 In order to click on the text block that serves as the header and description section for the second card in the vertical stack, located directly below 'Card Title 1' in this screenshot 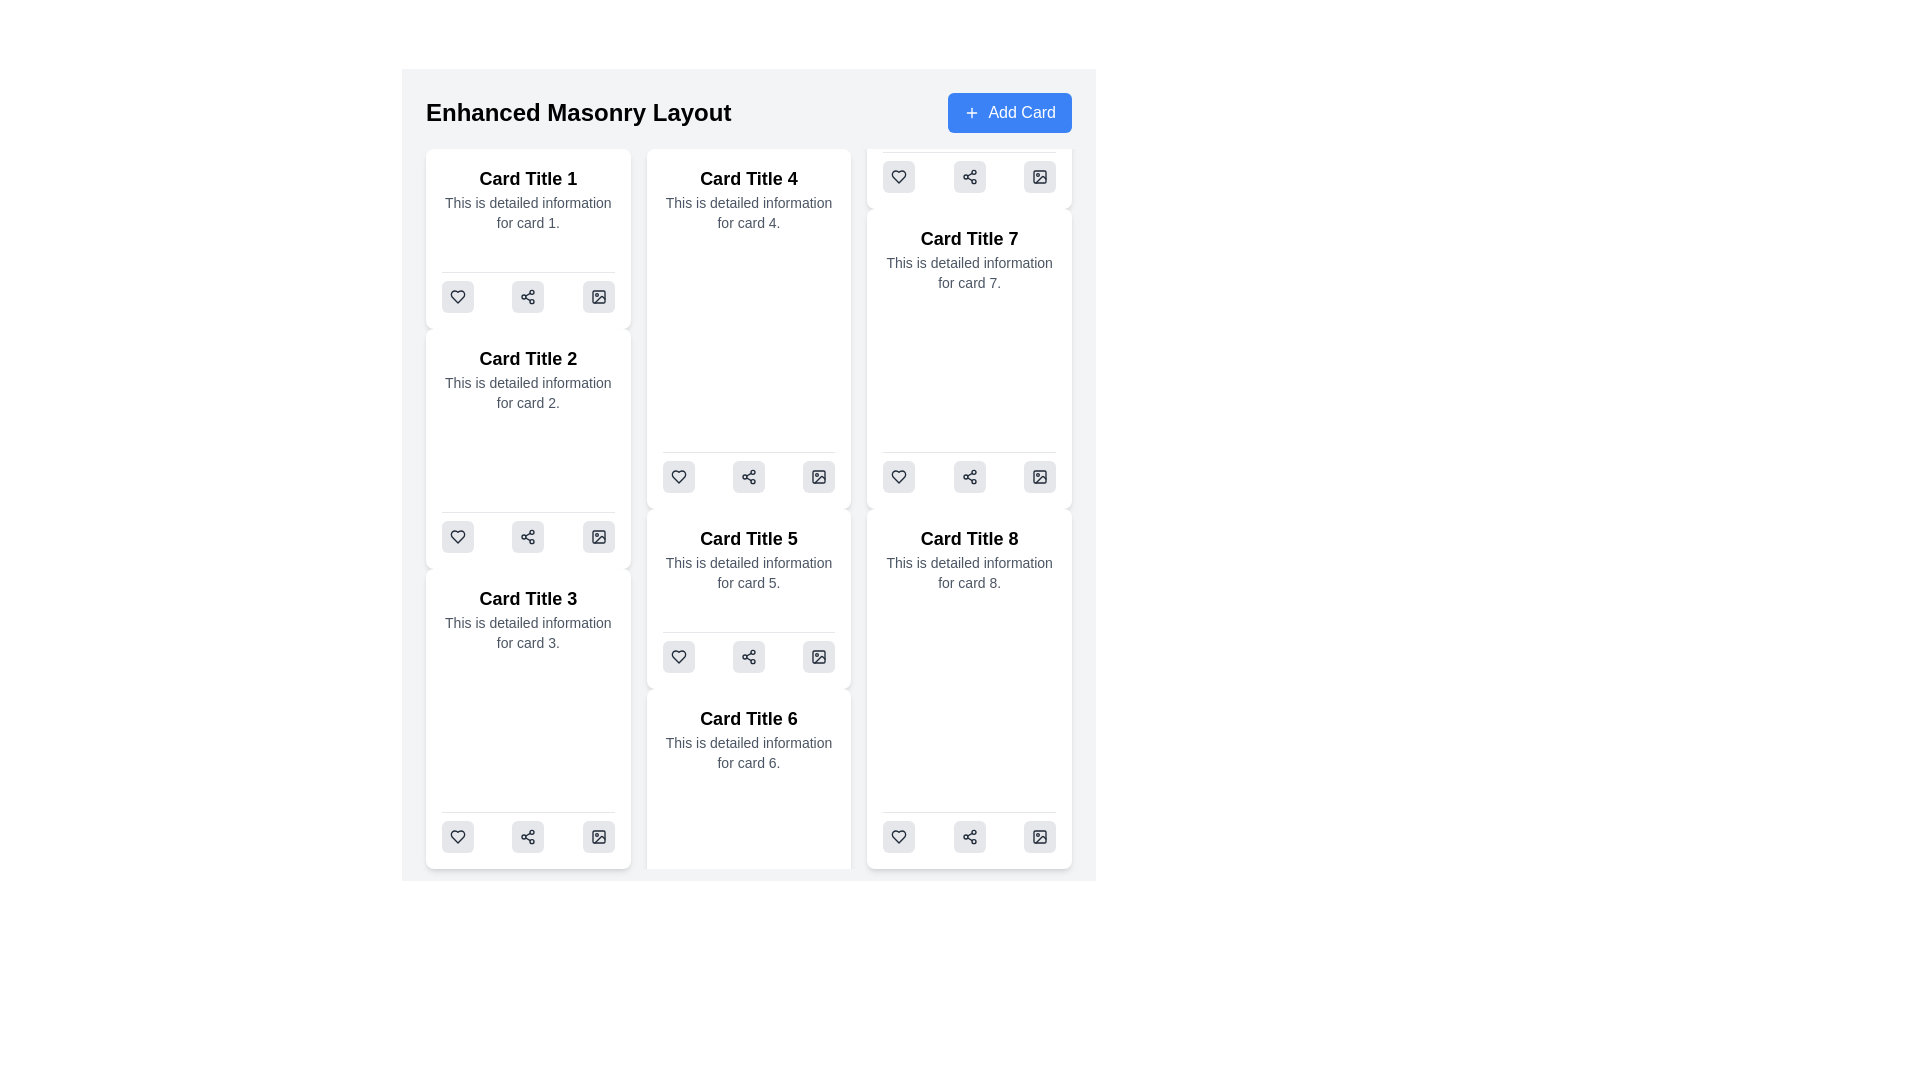, I will do `click(528, 378)`.